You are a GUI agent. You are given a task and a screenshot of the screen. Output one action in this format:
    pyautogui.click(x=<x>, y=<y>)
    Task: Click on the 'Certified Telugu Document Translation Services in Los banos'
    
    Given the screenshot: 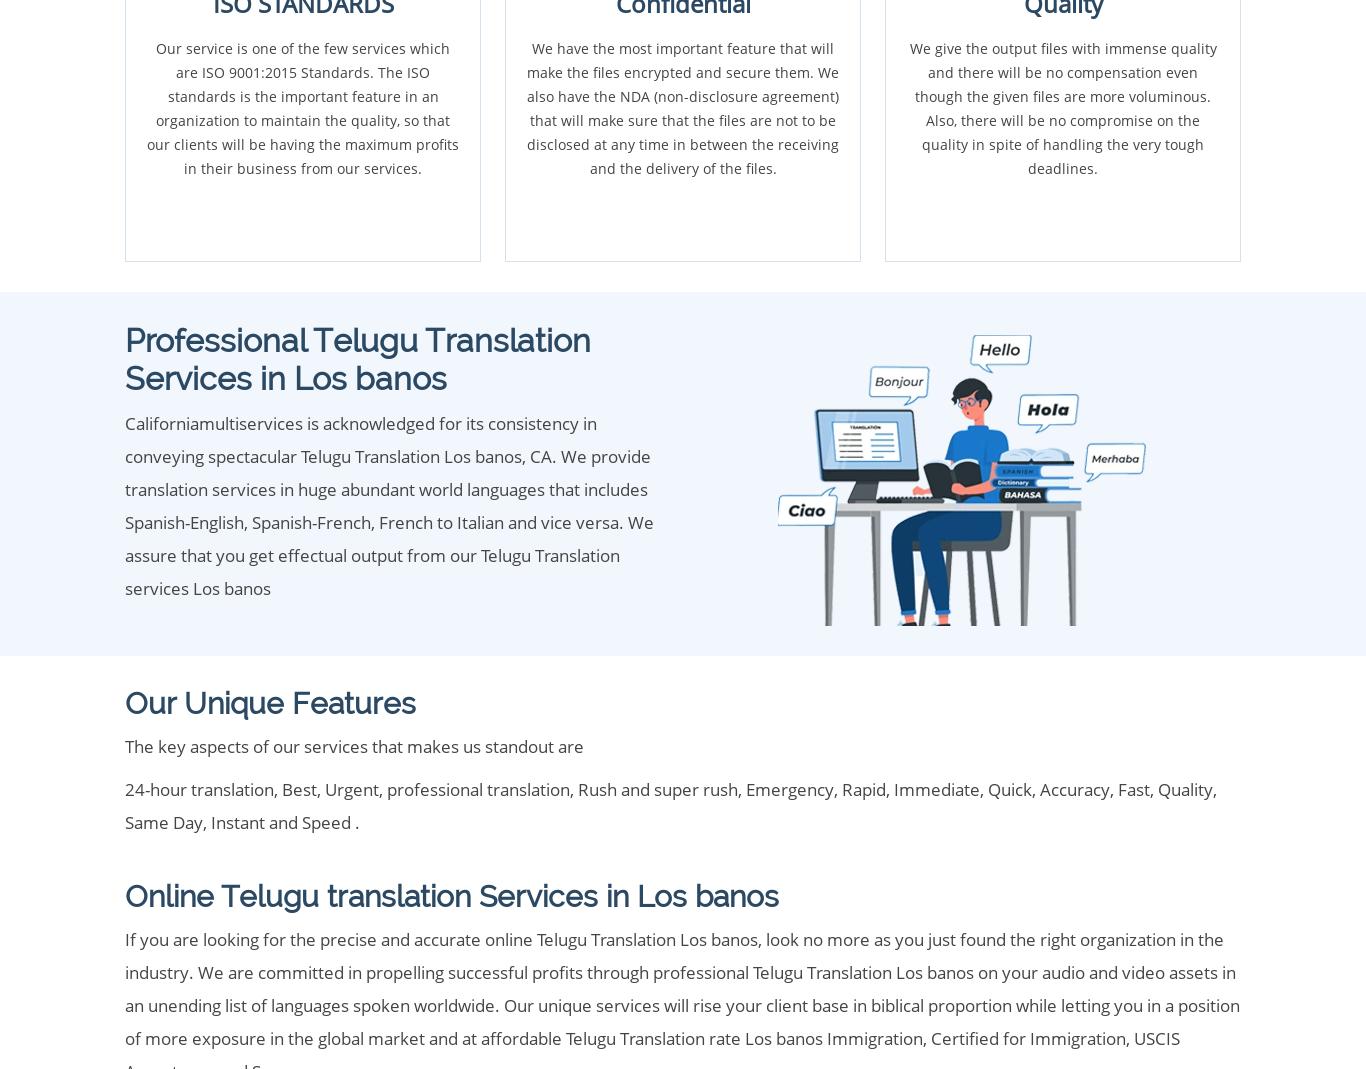 What is the action you would take?
    pyautogui.click(x=547, y=73)
    